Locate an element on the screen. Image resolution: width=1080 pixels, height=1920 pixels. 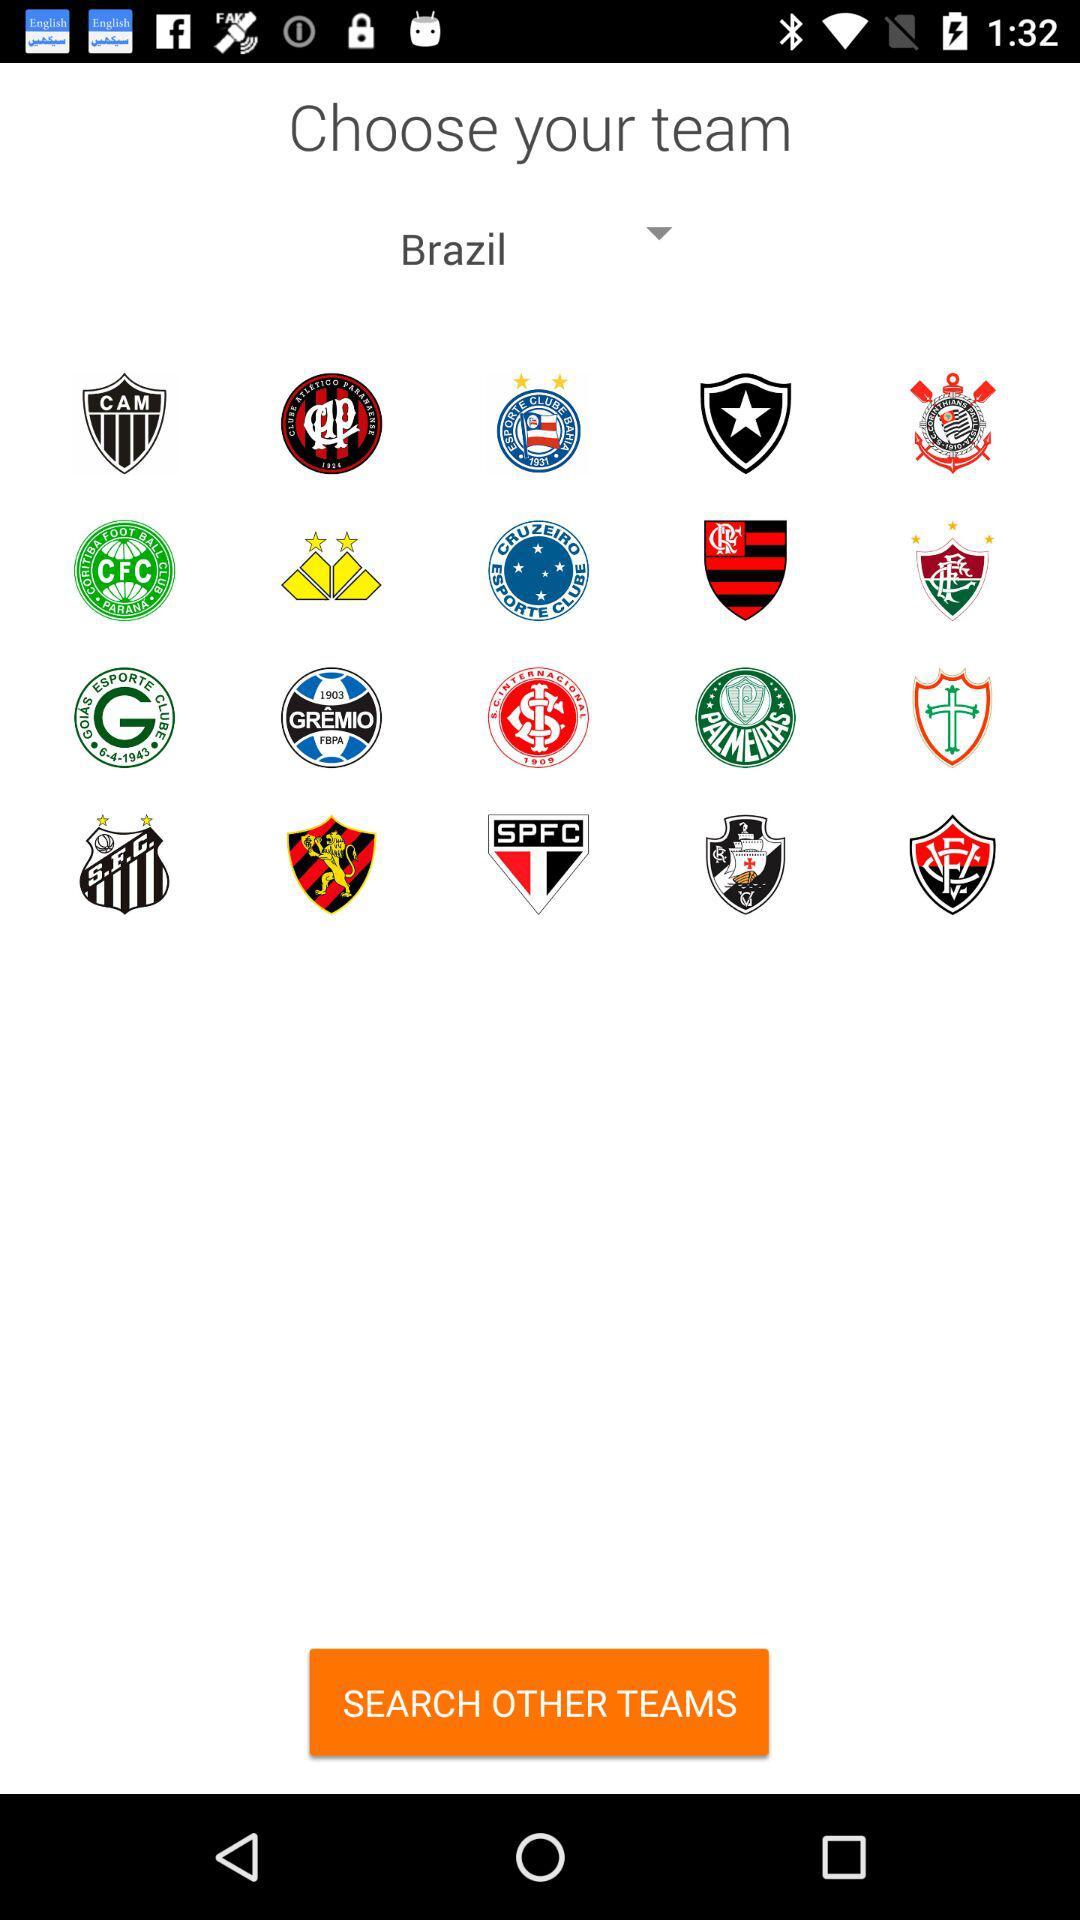
choose a team of yours by clicking on it is located at coordinates (330, 569).